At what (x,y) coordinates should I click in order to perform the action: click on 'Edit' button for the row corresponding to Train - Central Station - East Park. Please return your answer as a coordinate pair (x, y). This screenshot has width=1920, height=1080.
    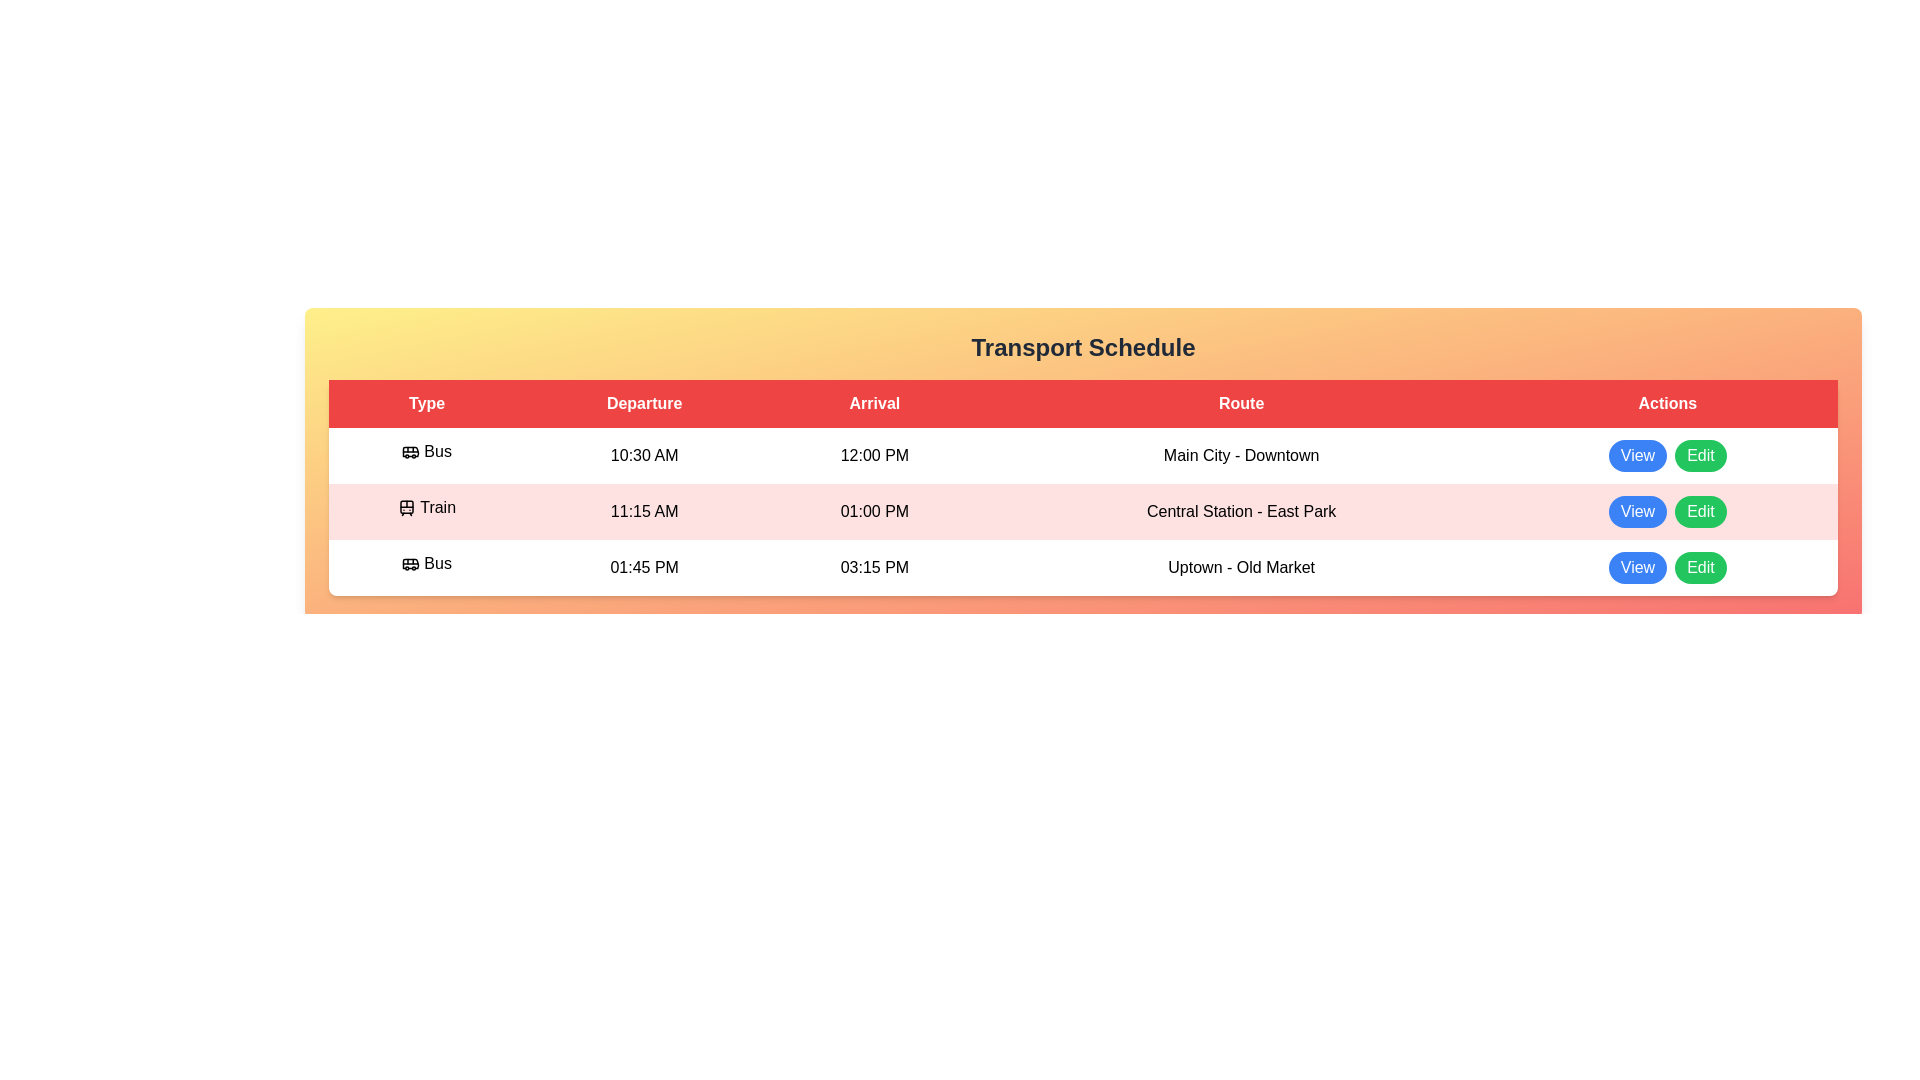
    Looking at the image, I should click on (1699, 511).